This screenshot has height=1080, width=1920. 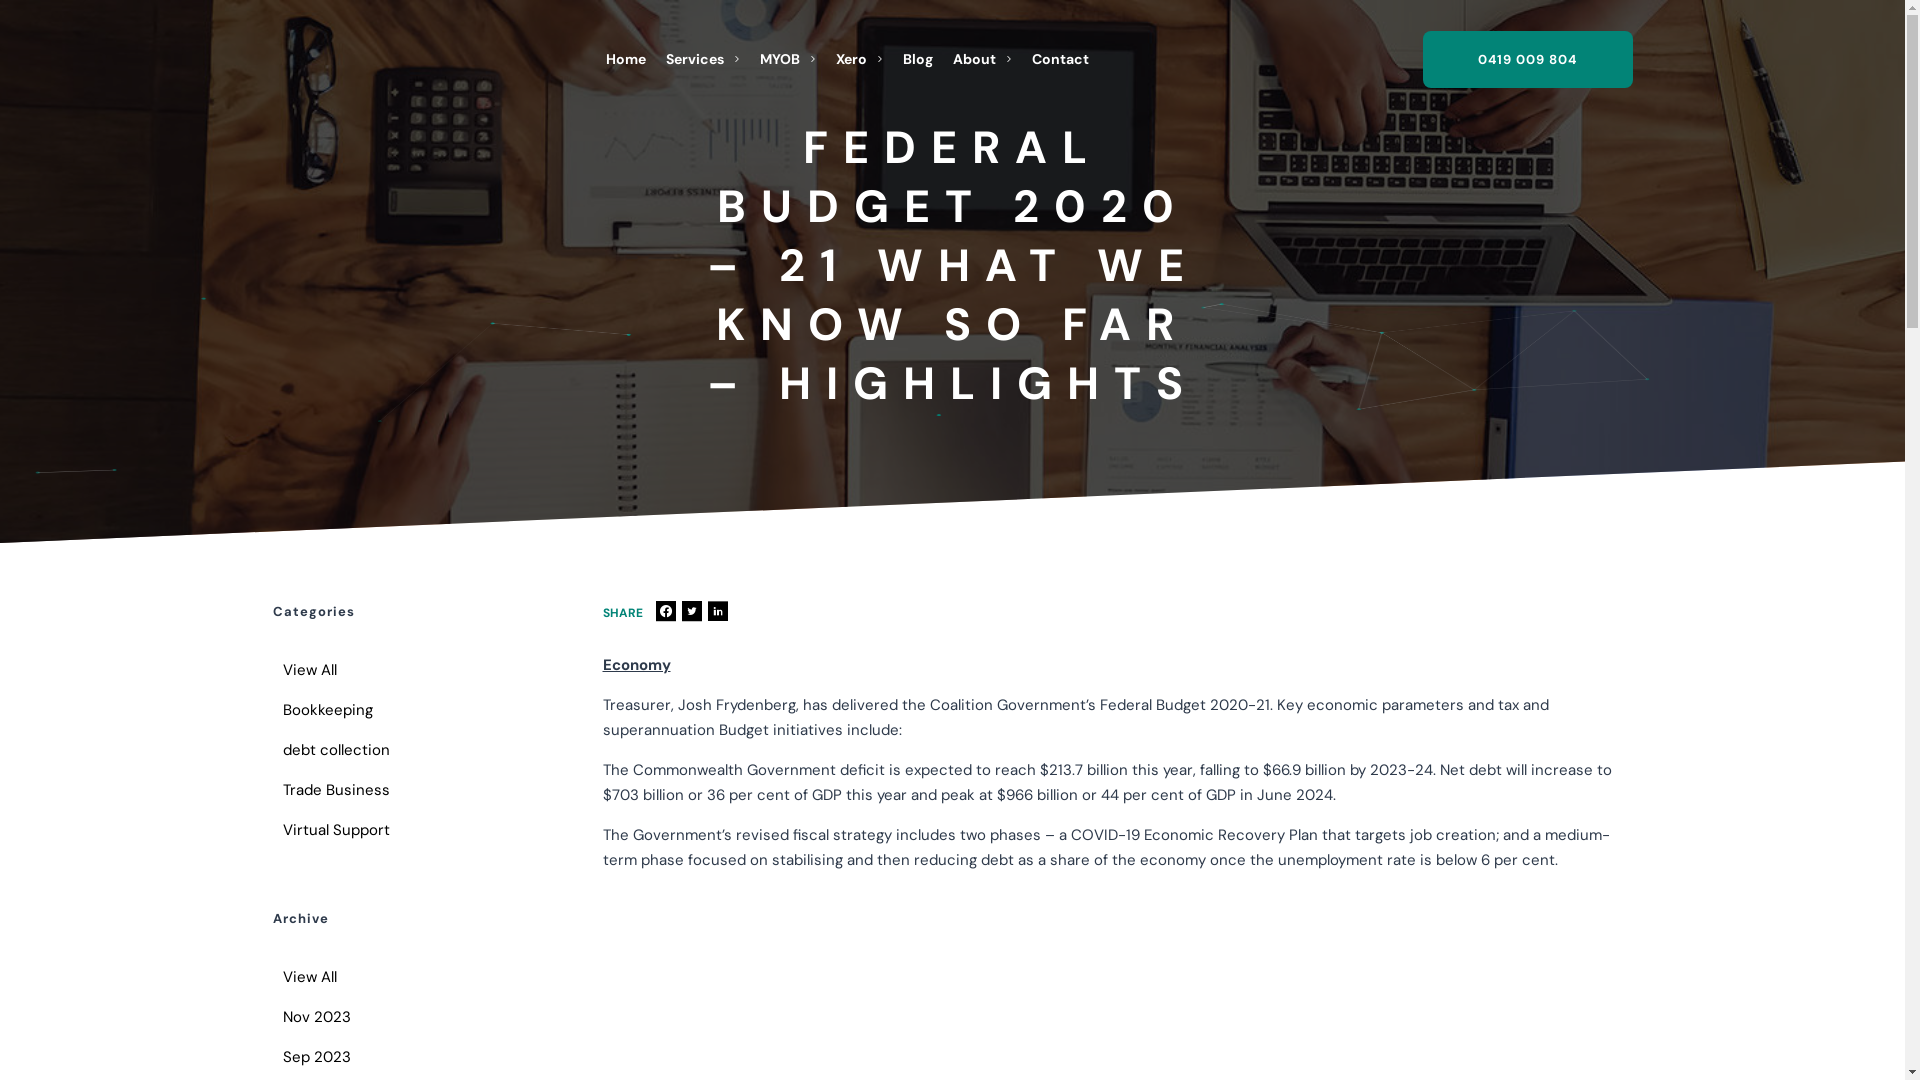 What do you see at coordinates (271, 1055) in the screenshot?
I see `'Sep 2023'` at bounding box center [271, 1055].